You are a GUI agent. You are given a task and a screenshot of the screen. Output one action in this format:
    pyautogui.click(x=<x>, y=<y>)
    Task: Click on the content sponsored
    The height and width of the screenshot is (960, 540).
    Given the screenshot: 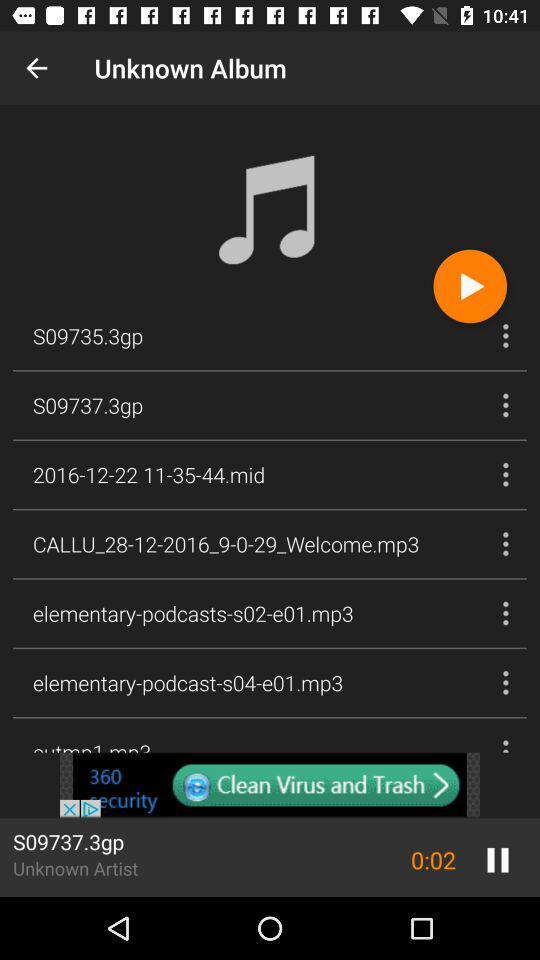 What is the action you would take?
    pyautogui.click(x=270, y=785)
    